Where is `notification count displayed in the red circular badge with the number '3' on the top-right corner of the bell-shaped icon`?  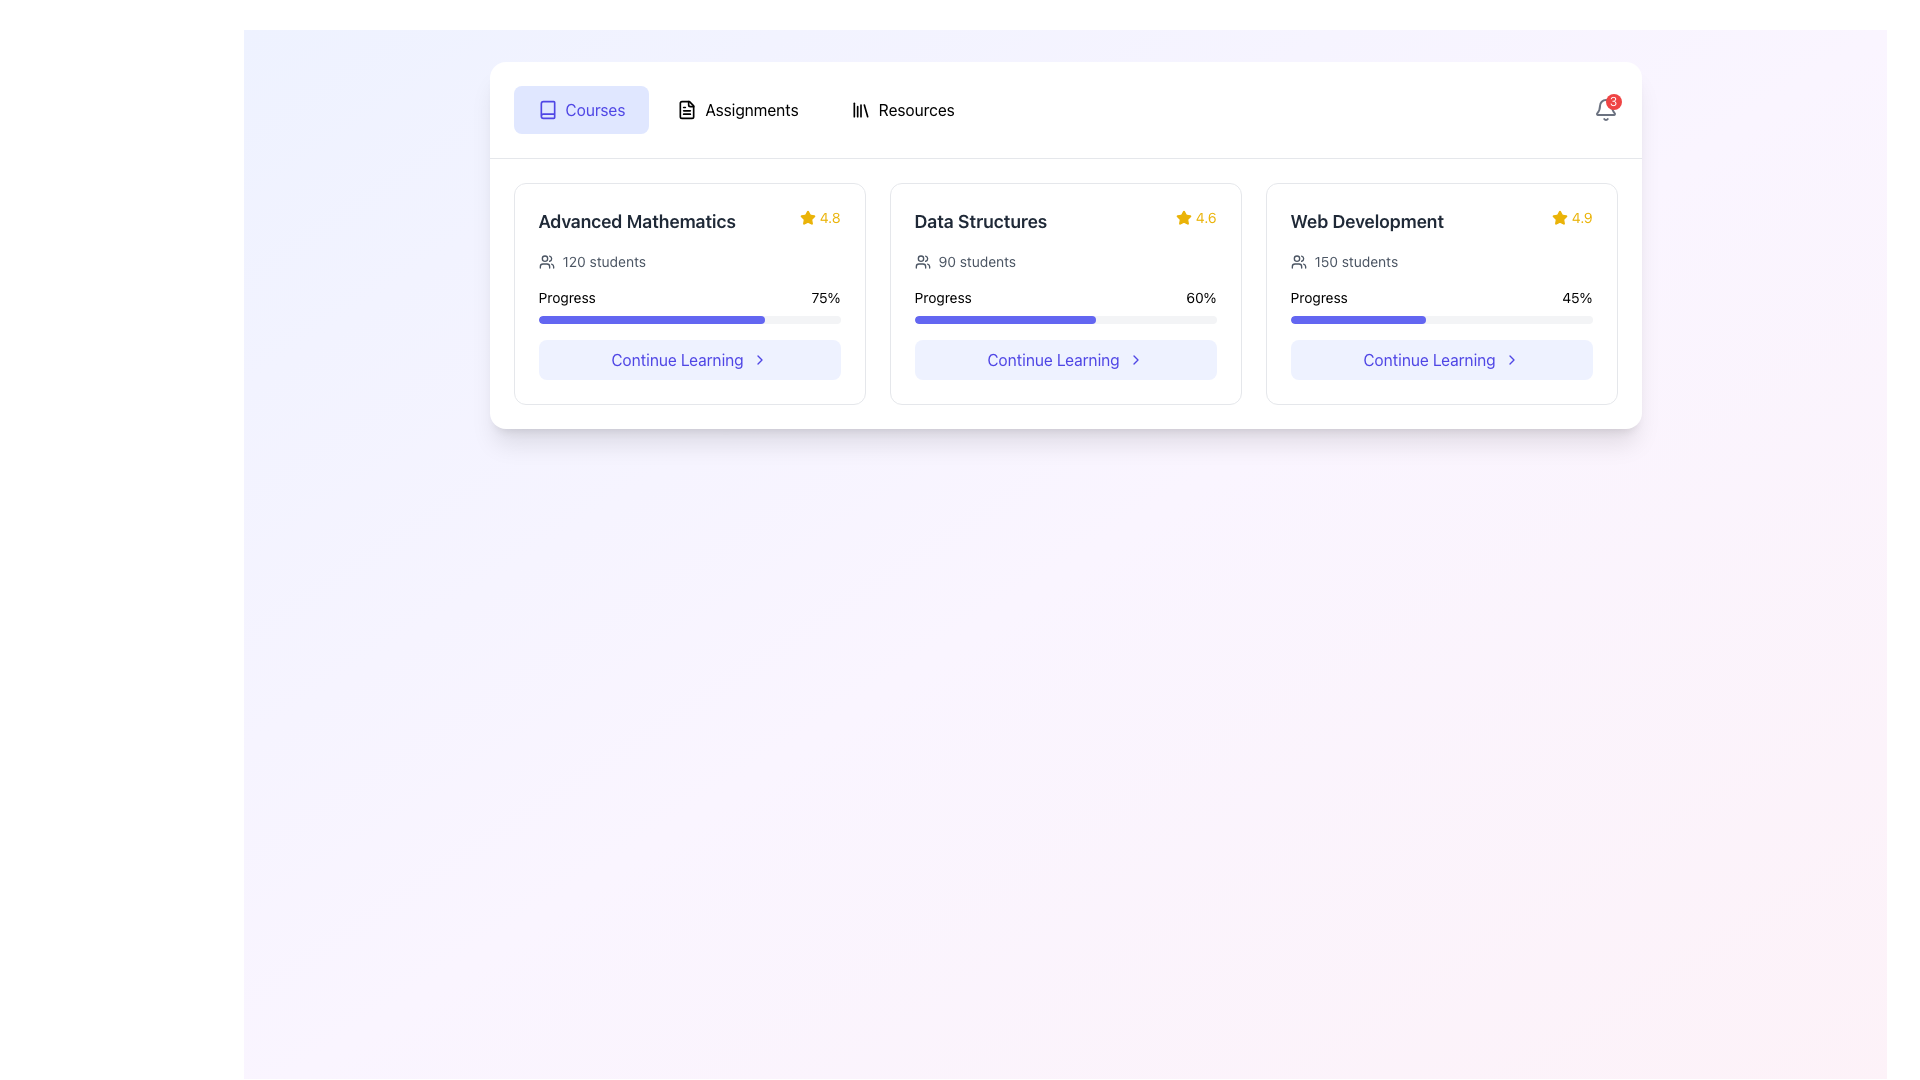
notification count displayed in the red circular badge with the number '3' on the top-right corner of the bell-shaped icon is located at coordinates (1605, 110).